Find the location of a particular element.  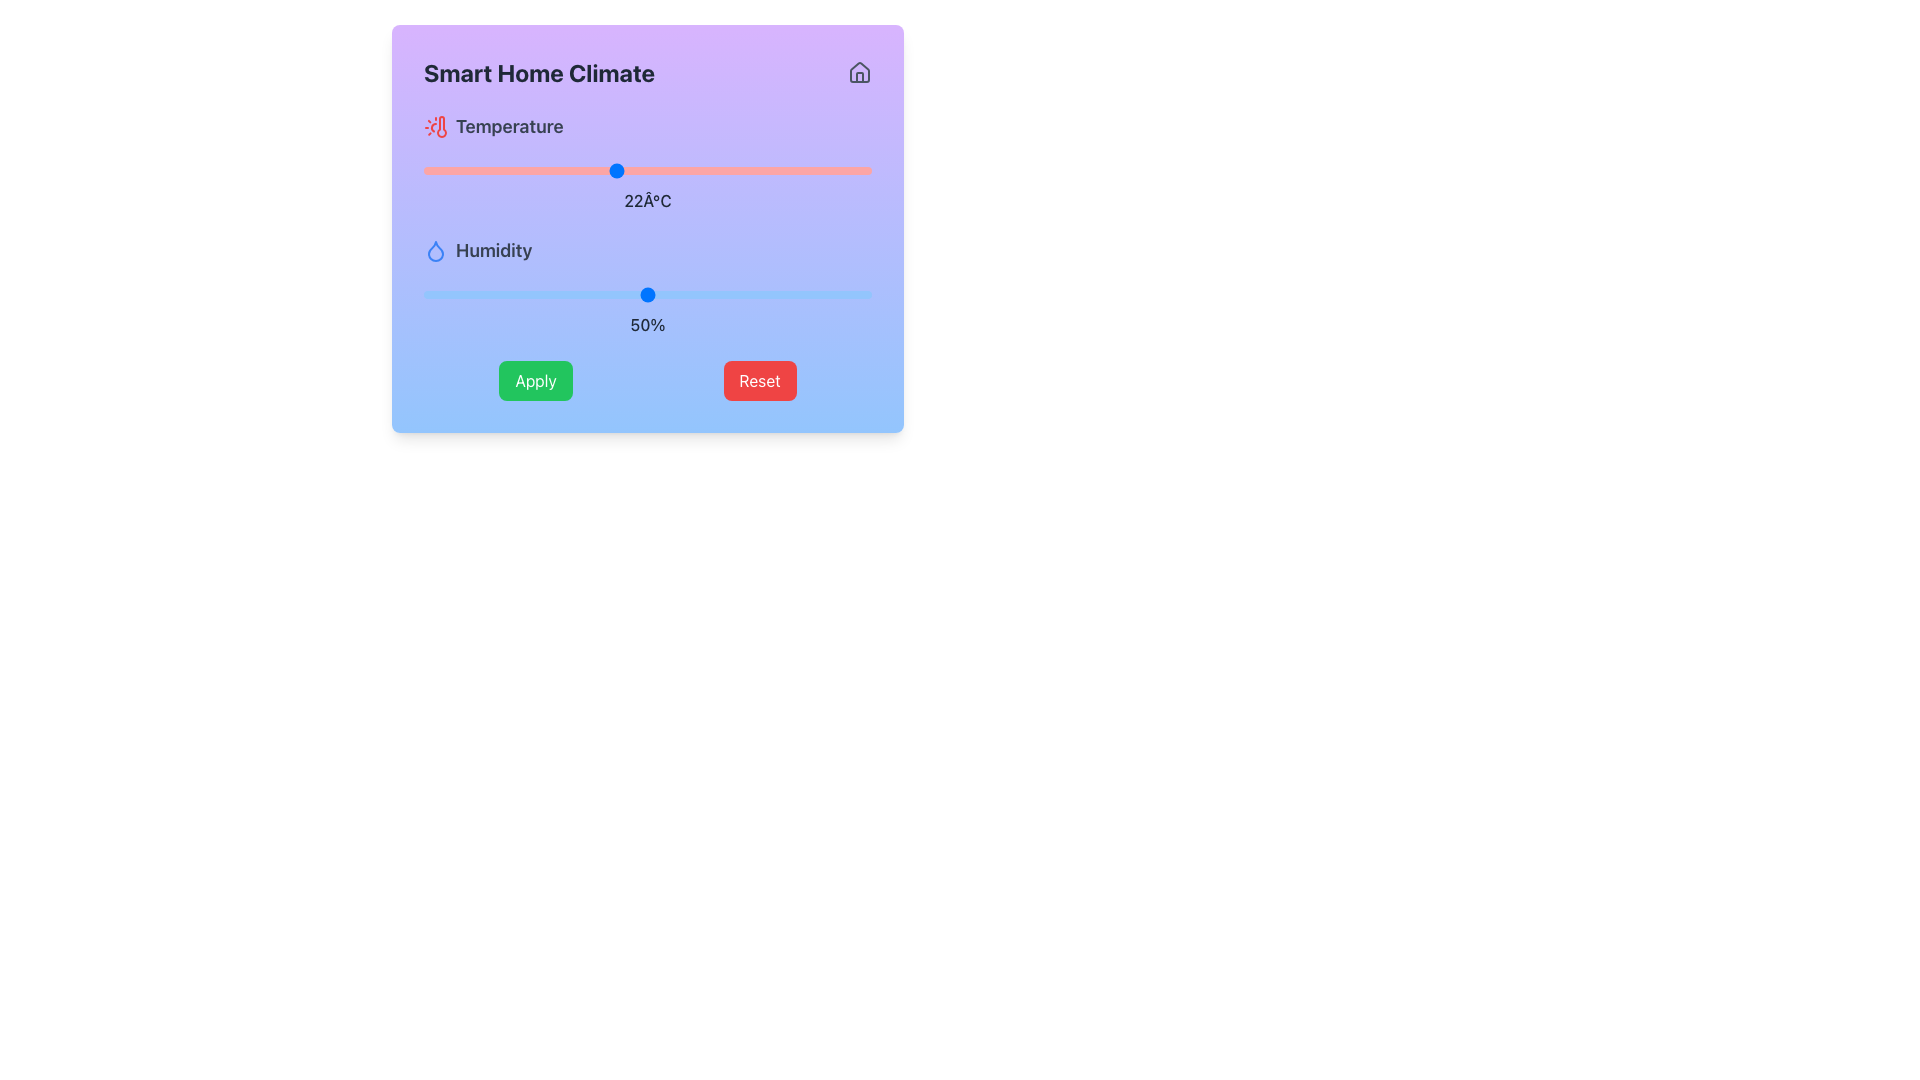

the blue water droplet icon located to the left of the 'Humidity' text label, positioned in the middle section of a rectangular card layout is located at coordinates (435, 249).